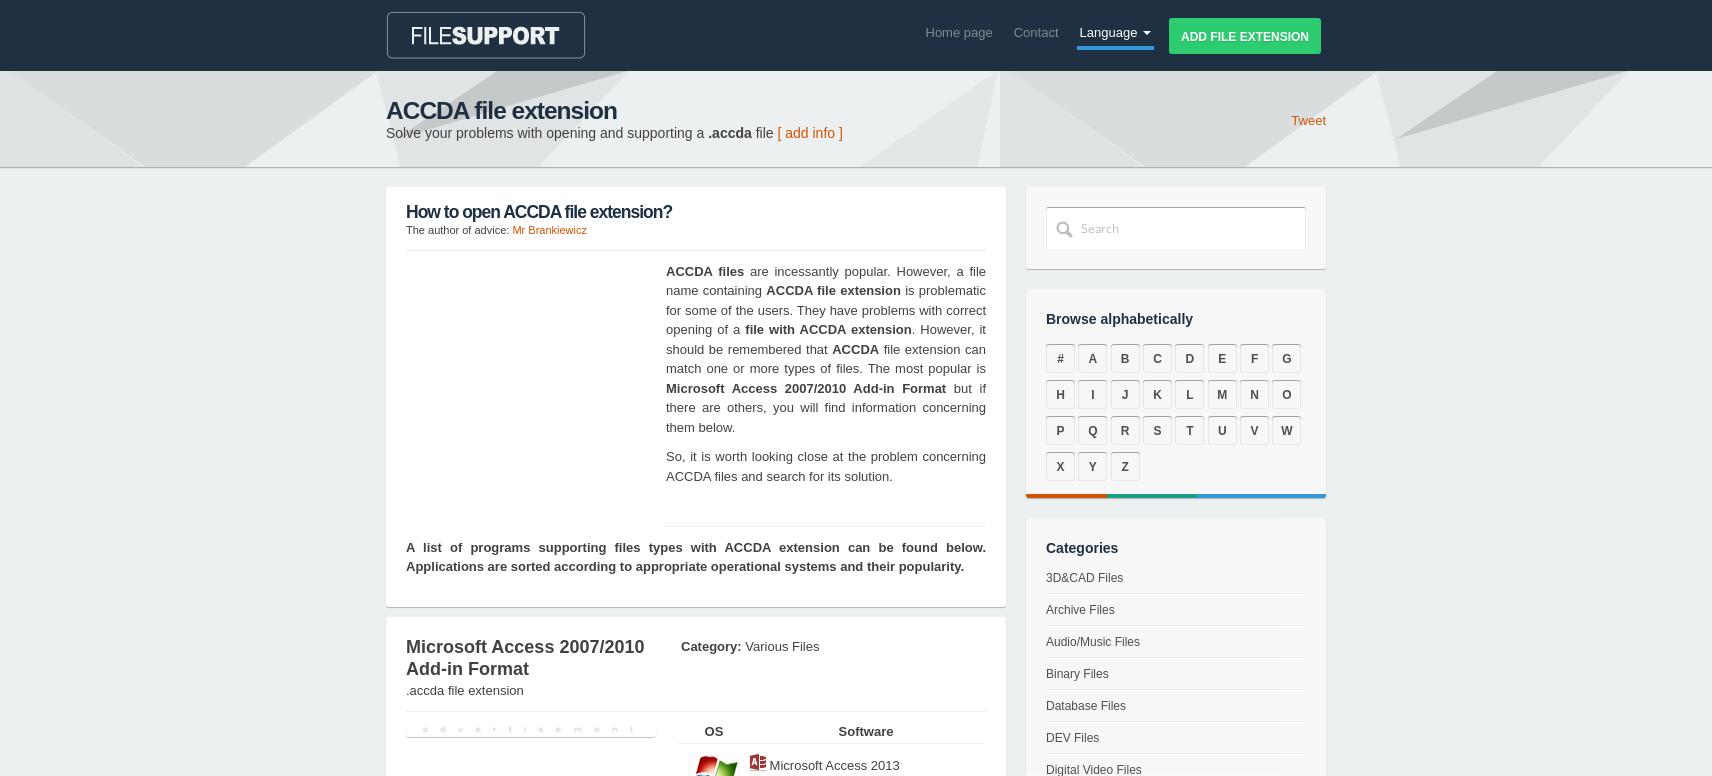  Describe the element at coordinates (1084, 576) in the screenshot. I see `'3D&CAD Files'` at that location.